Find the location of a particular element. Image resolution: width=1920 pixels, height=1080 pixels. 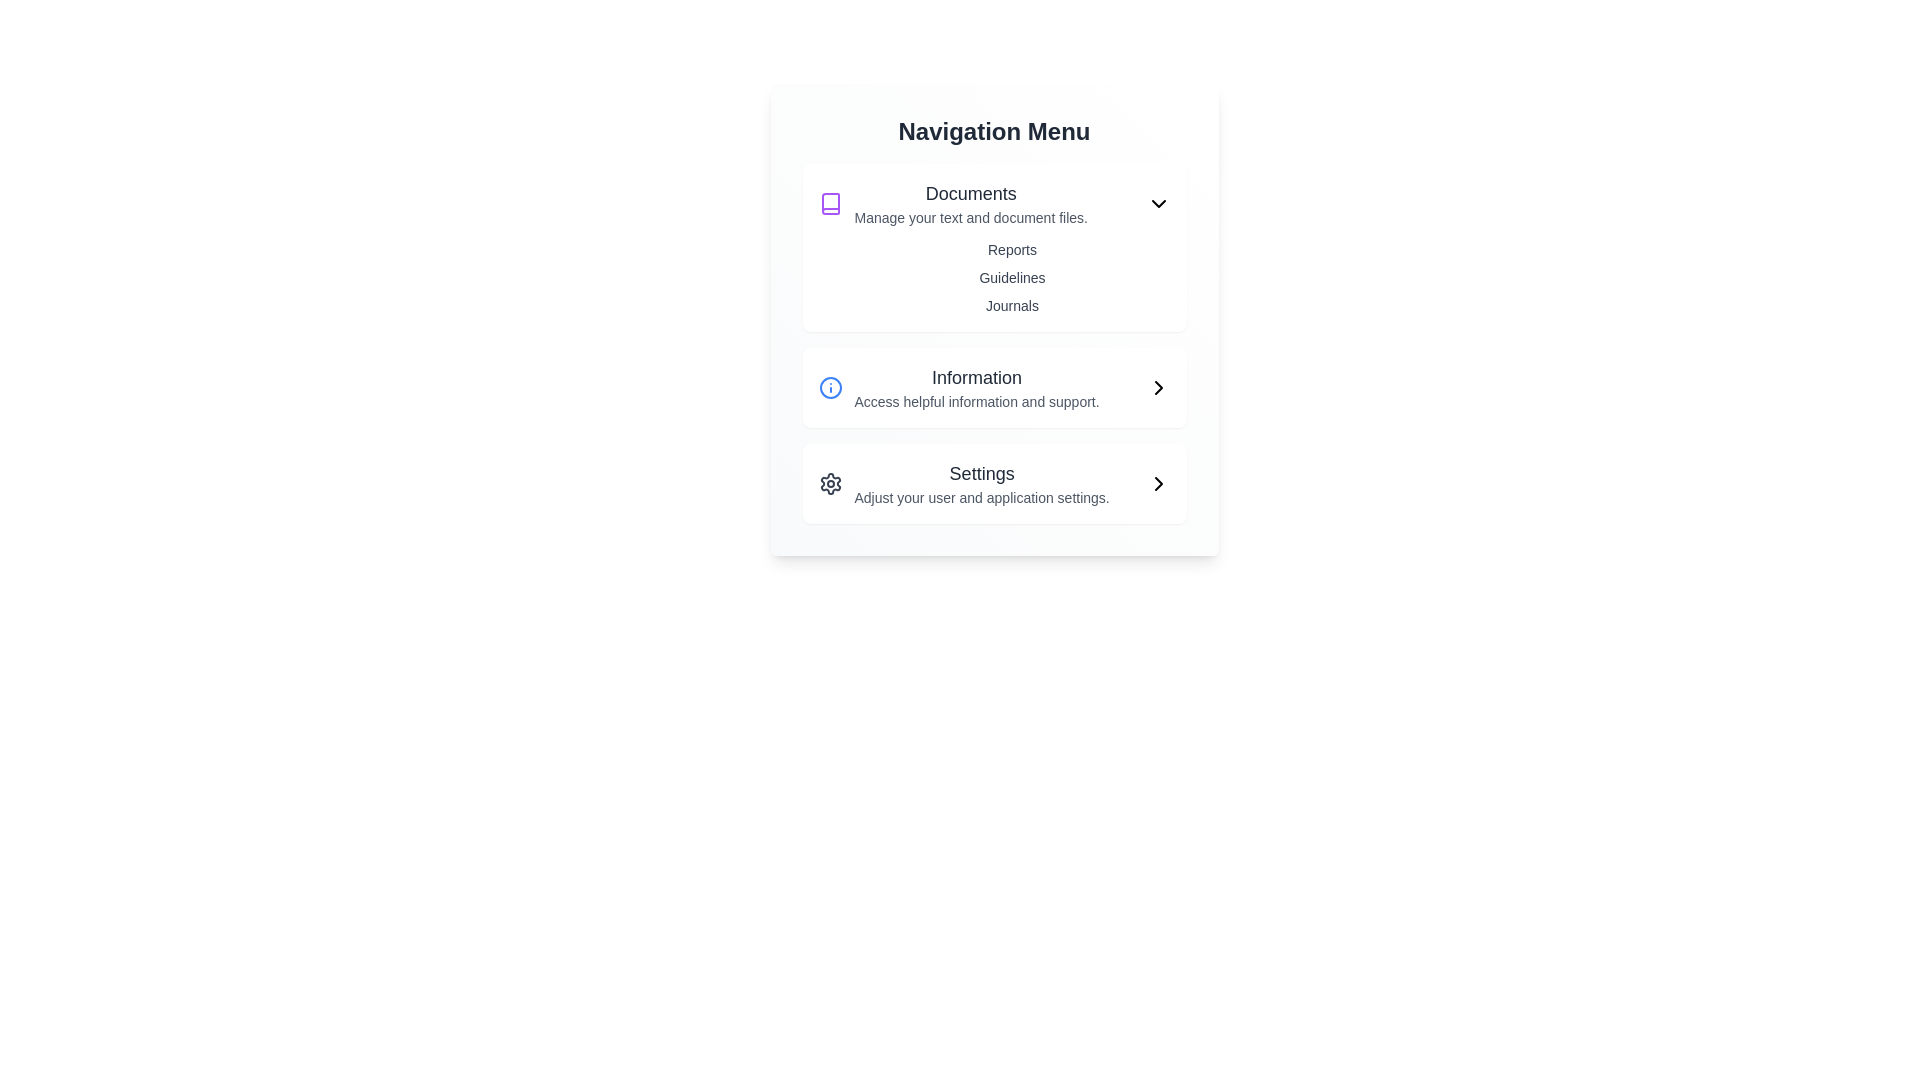

the clickable navigation card located below the 'Information' section in the navigation menu to highlight it is located at coordinates (994, 483).